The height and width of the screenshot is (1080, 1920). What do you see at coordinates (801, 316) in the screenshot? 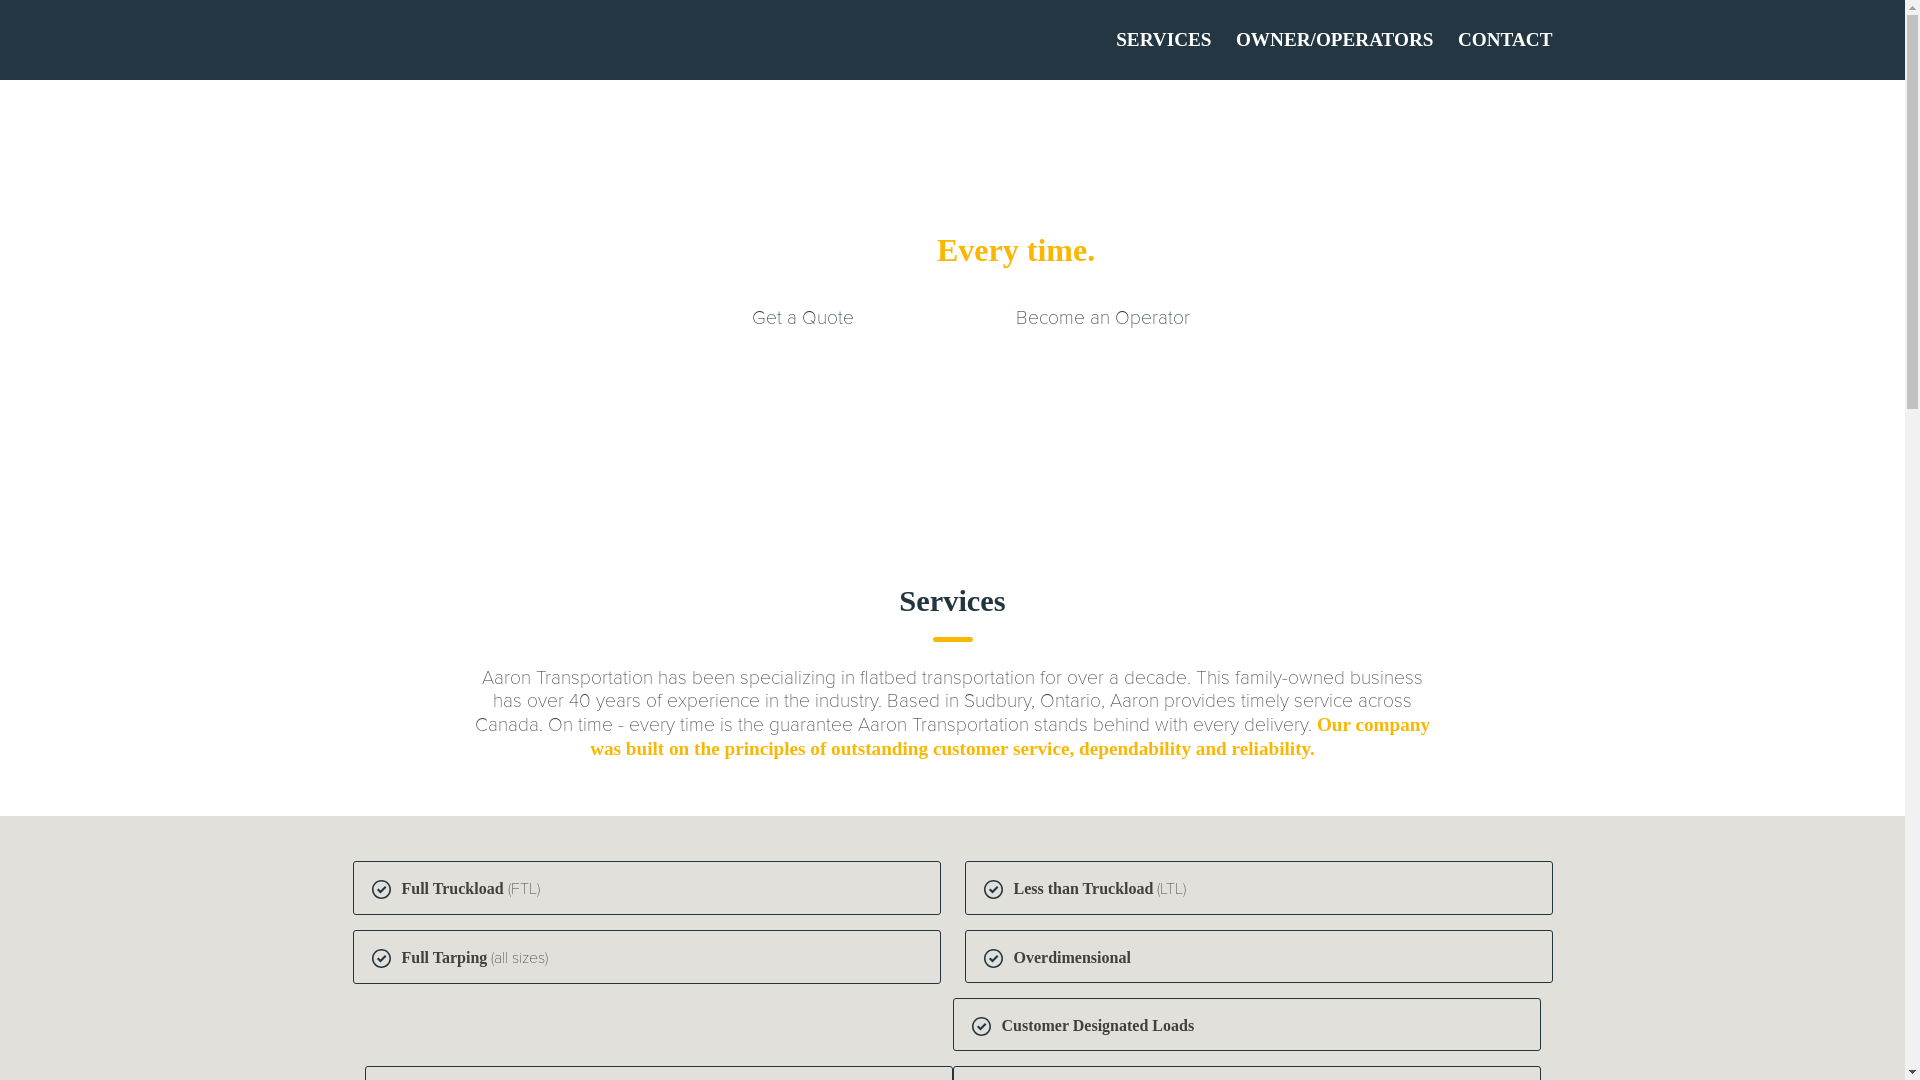
I see `'Get a Quote'` at bounding box center [801, 316].